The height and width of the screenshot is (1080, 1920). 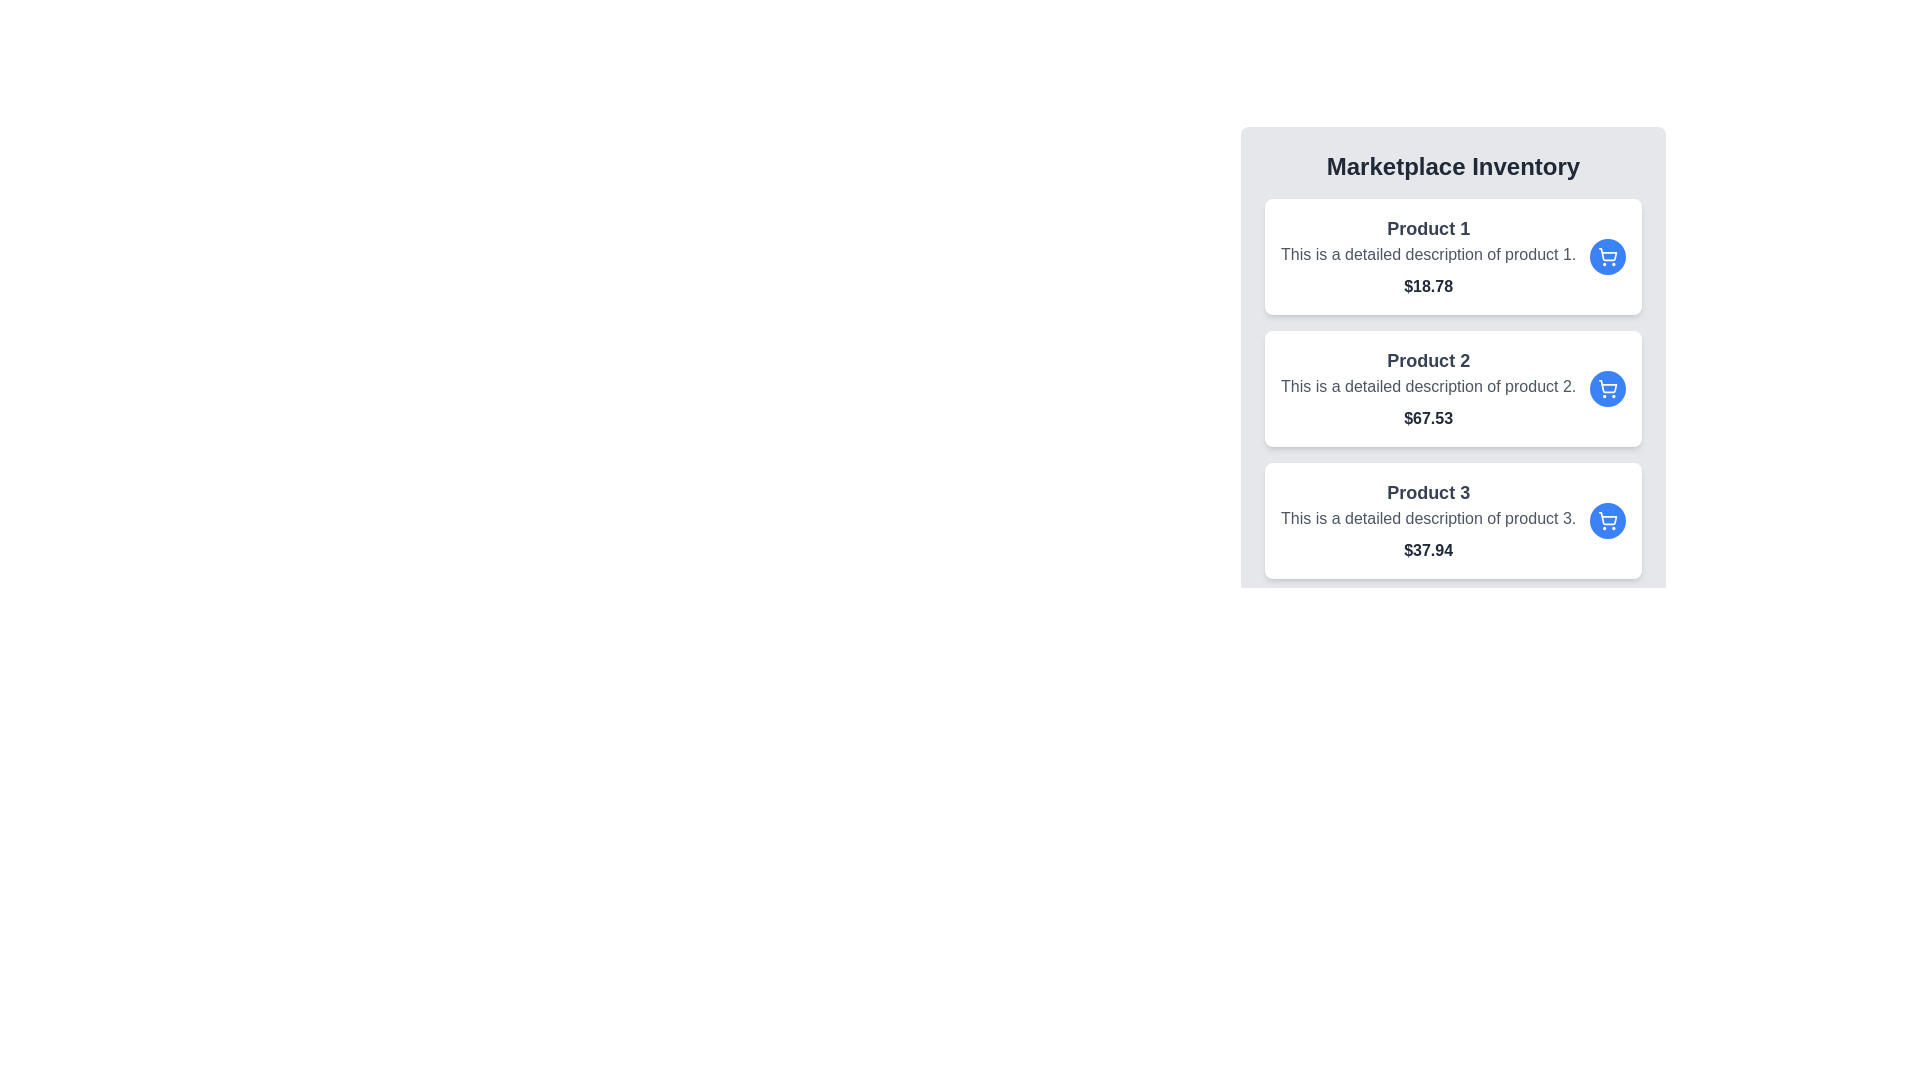 I want to click on the bold dark gray text label displaying the value '$67.53' located below the description of Product 2, so click(x=1427, y=418).